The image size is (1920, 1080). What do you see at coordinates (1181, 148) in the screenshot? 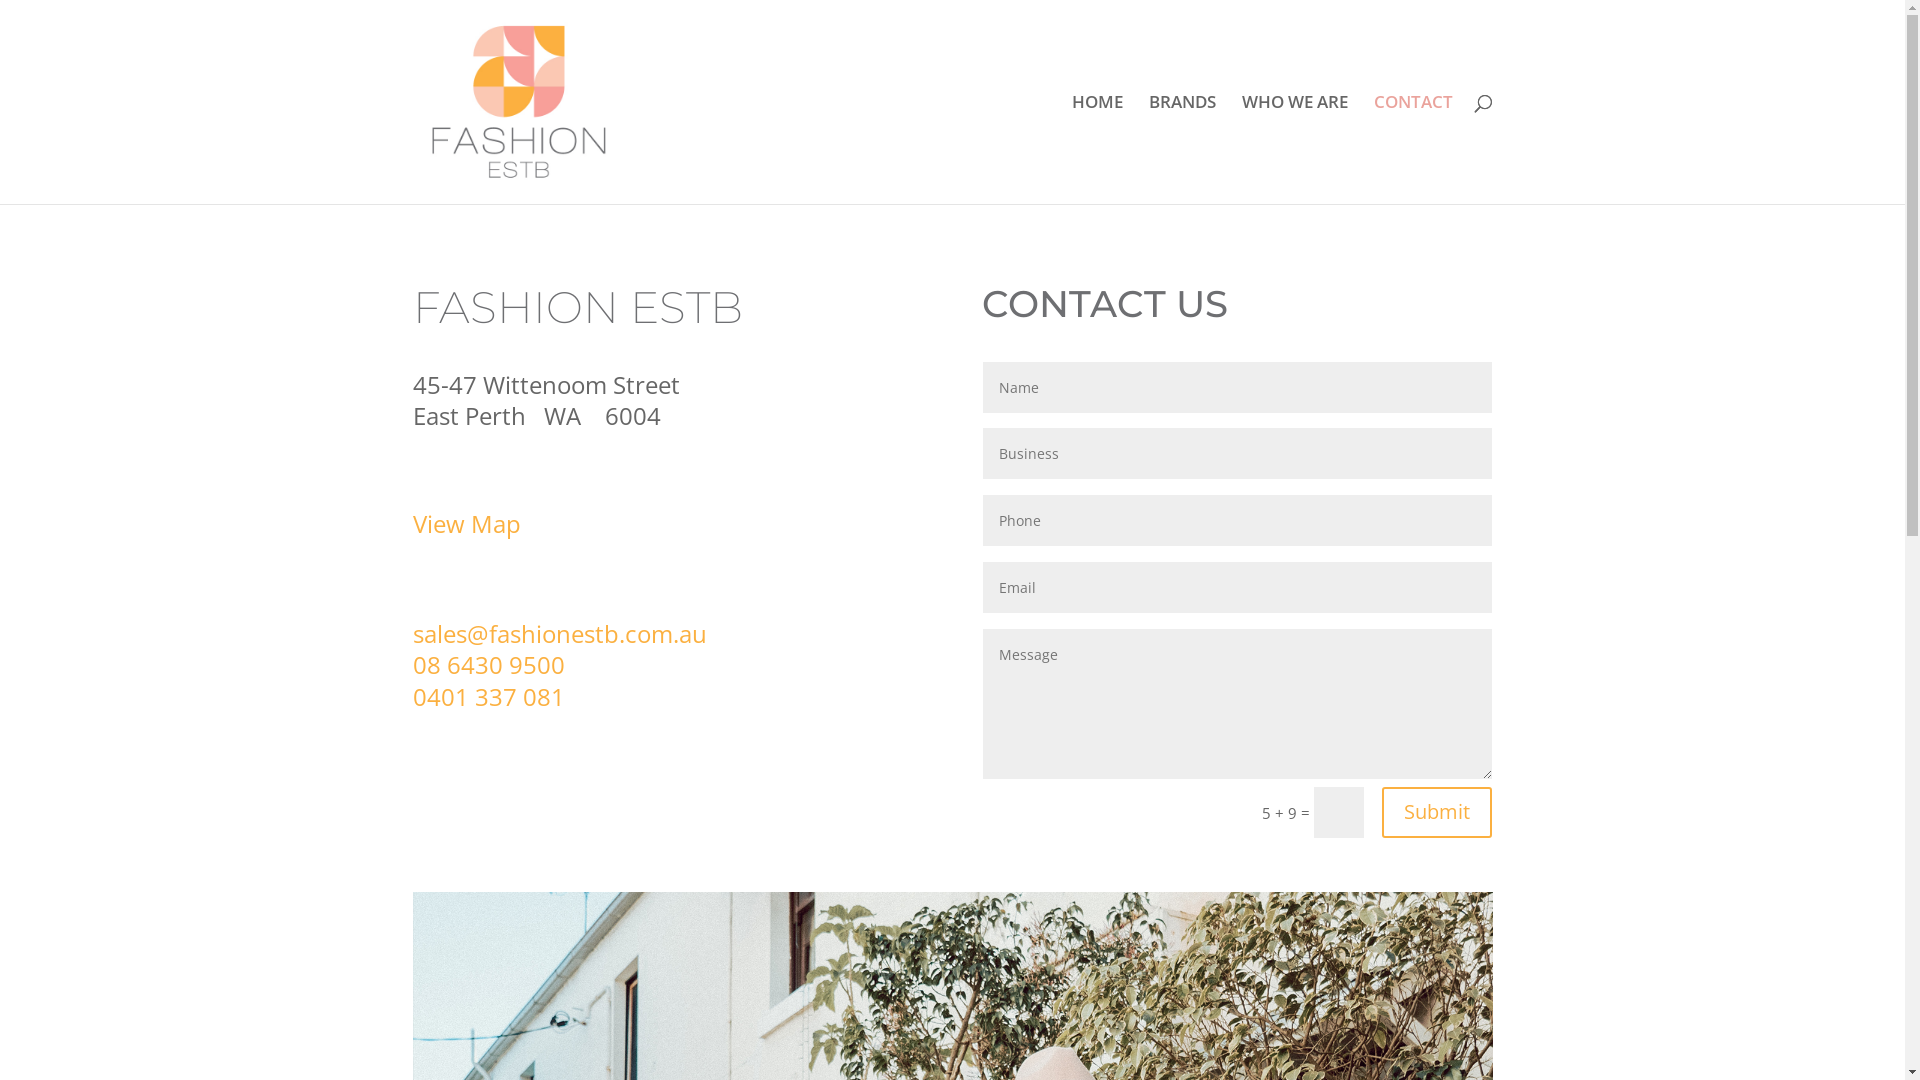
I see `'BRANDS'` at bounding box center [1181, 148].